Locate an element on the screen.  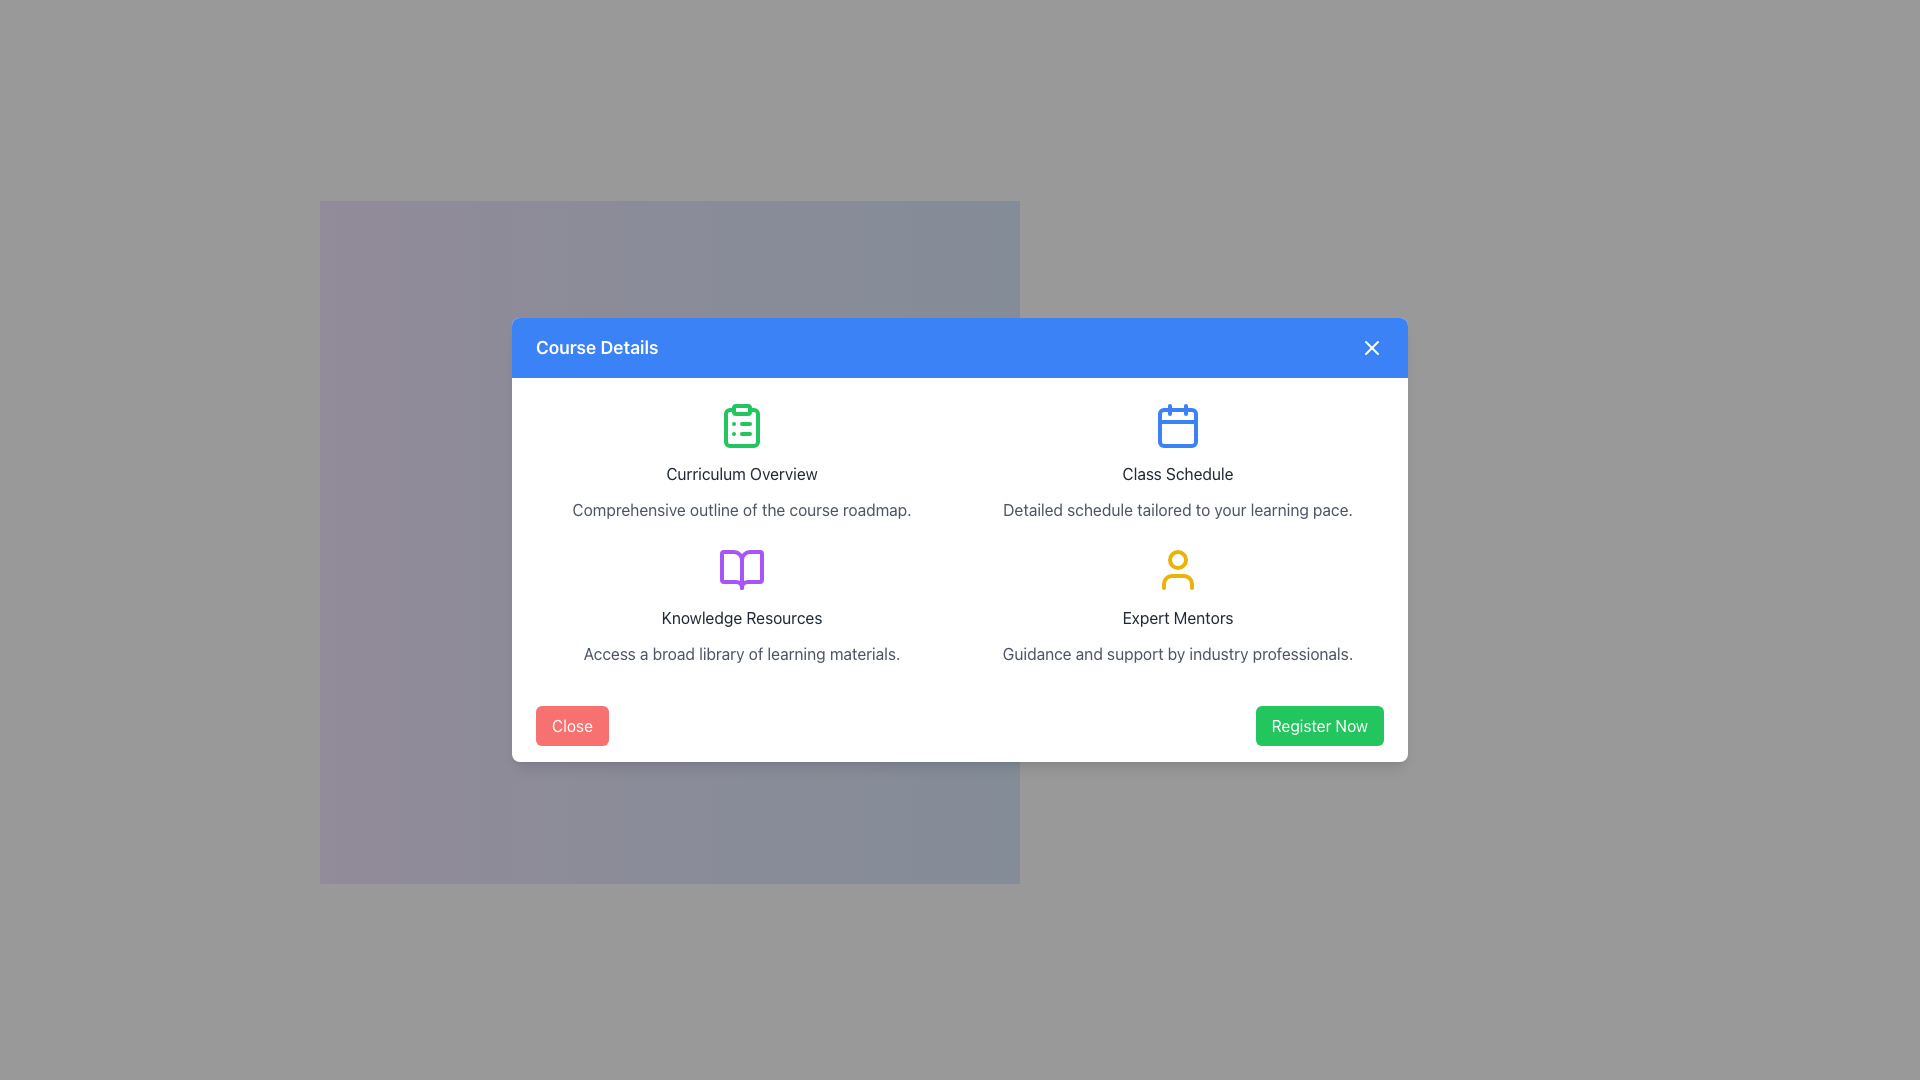
the informational panel with an open book icon and the title 'Knowledge Resources' located in the bottom-left quadrant of the grid layout is located at coordinates (741, 604).